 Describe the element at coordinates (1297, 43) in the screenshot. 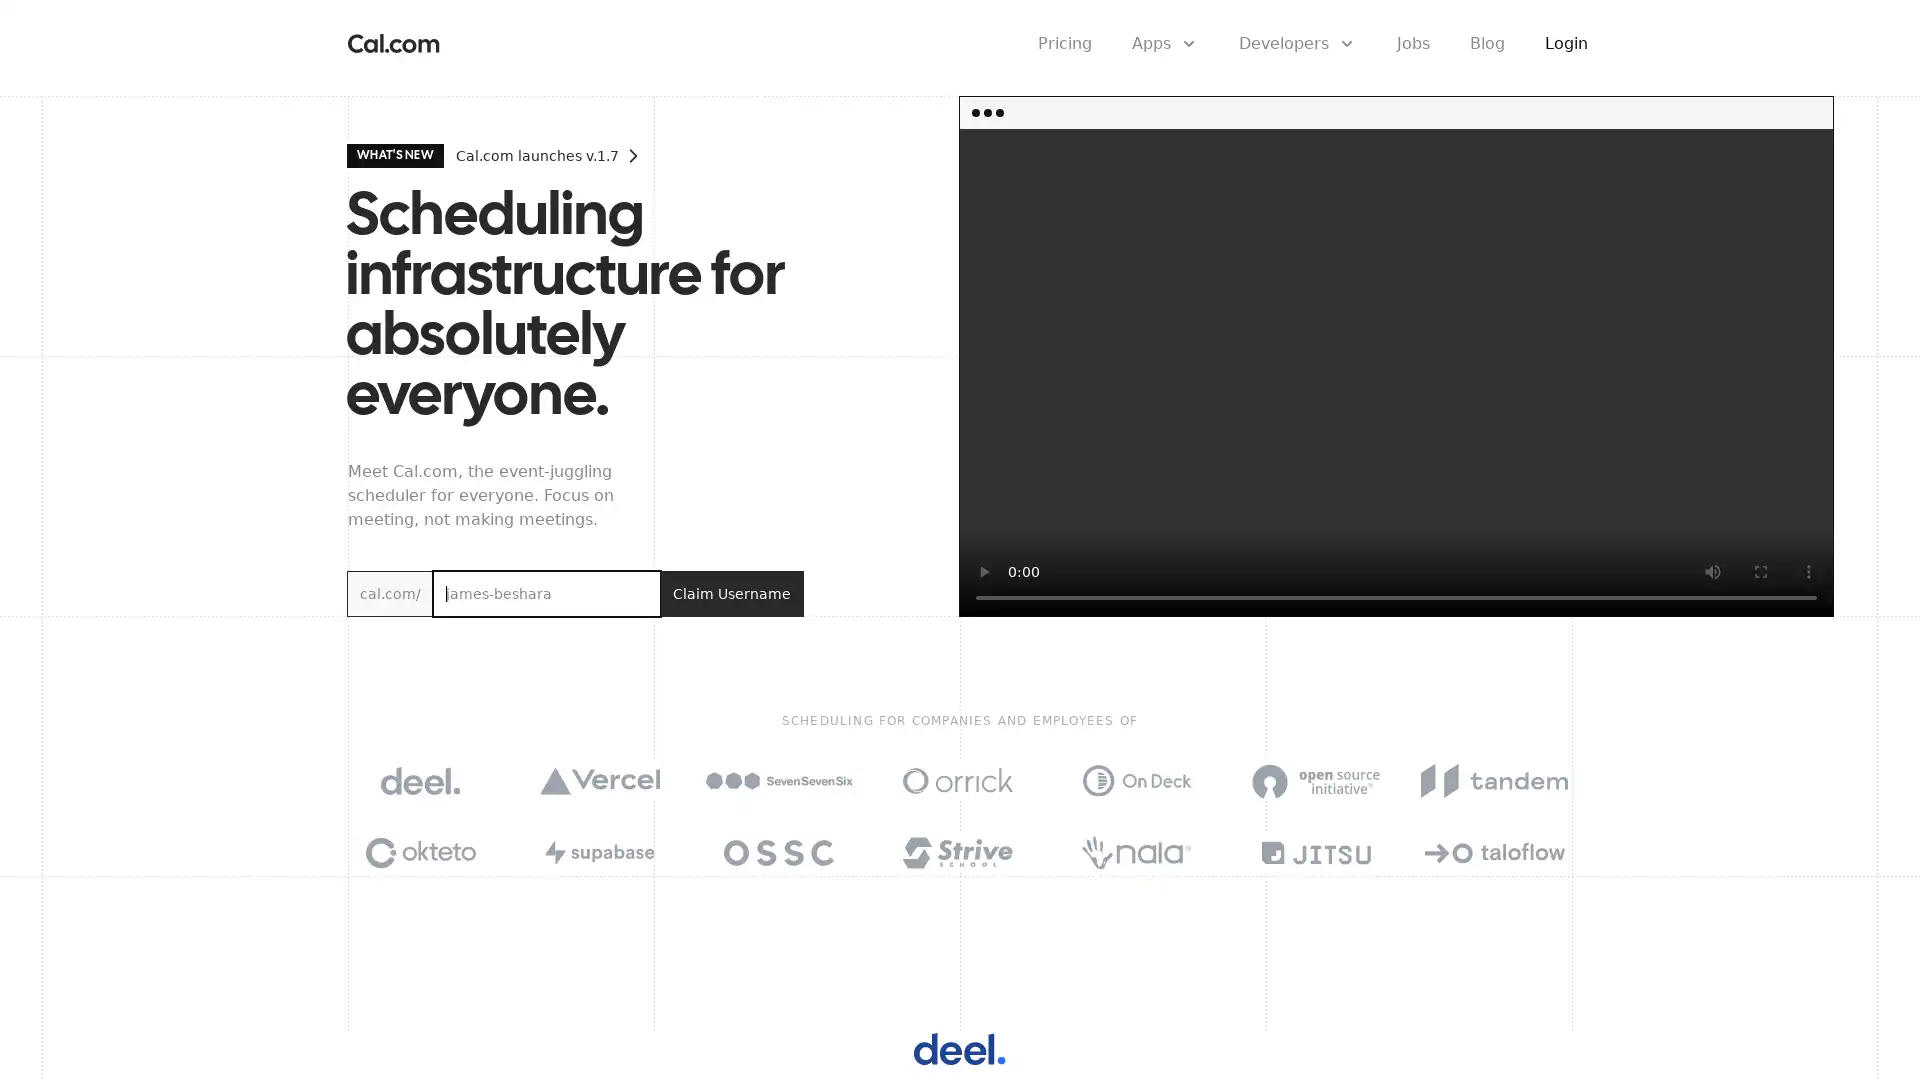

I see `Developers` at that location.